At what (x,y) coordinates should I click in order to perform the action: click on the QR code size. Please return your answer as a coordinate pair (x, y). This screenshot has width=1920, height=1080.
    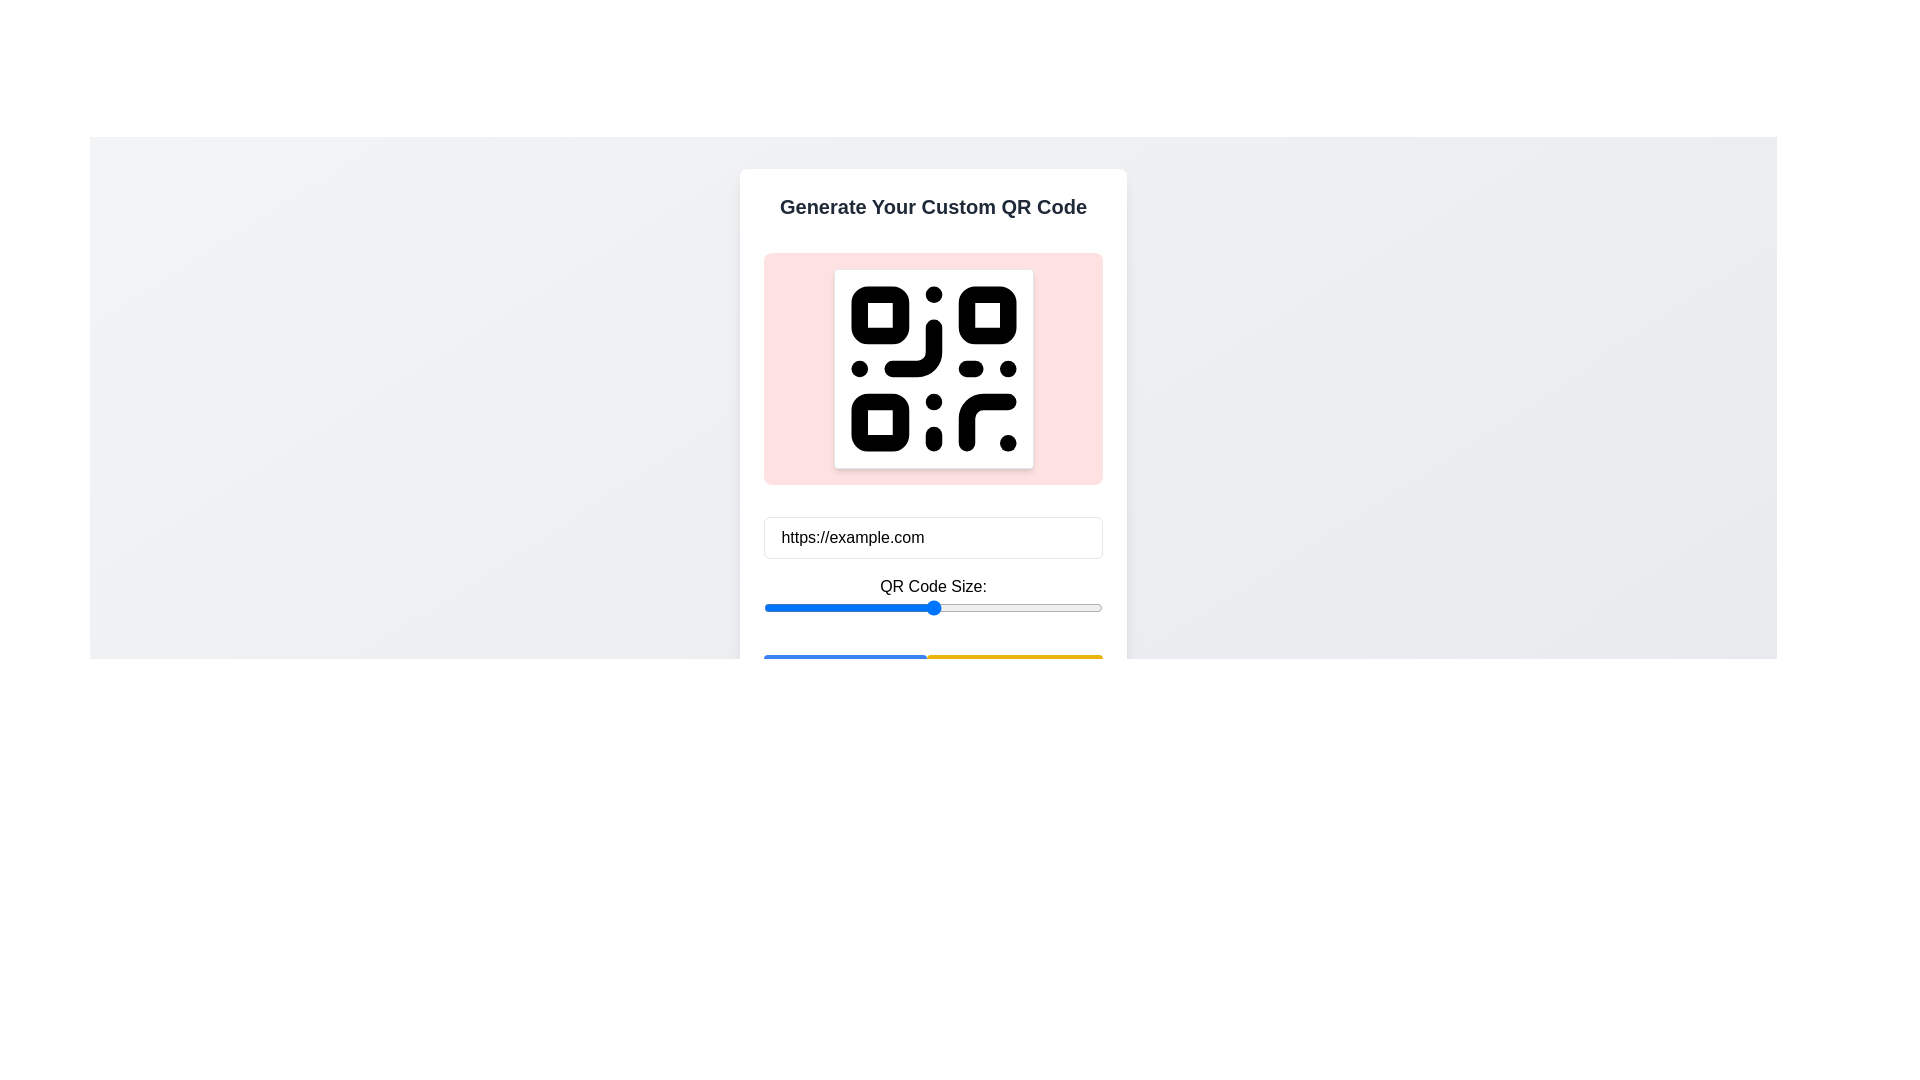
    Looking at the image, I should click on (1009, 607).